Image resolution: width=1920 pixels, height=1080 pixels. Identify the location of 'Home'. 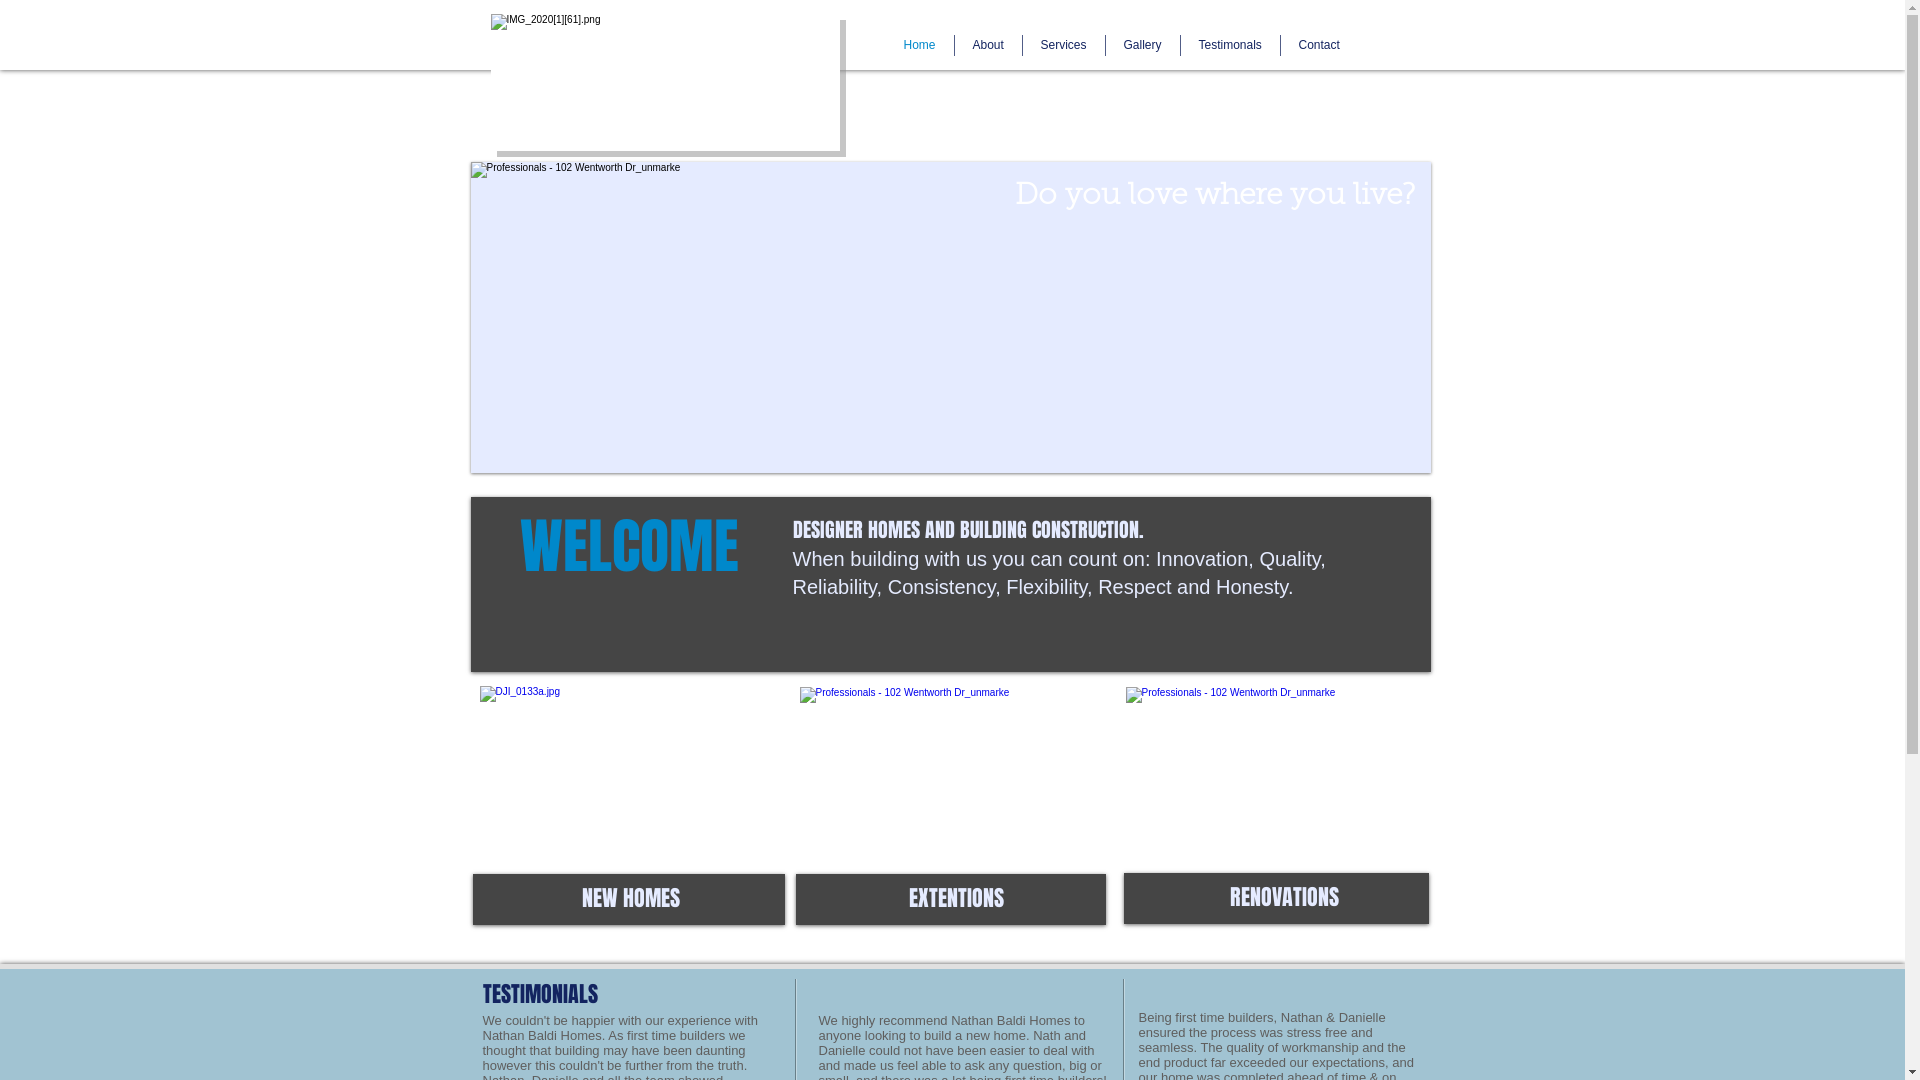
(919, 45).